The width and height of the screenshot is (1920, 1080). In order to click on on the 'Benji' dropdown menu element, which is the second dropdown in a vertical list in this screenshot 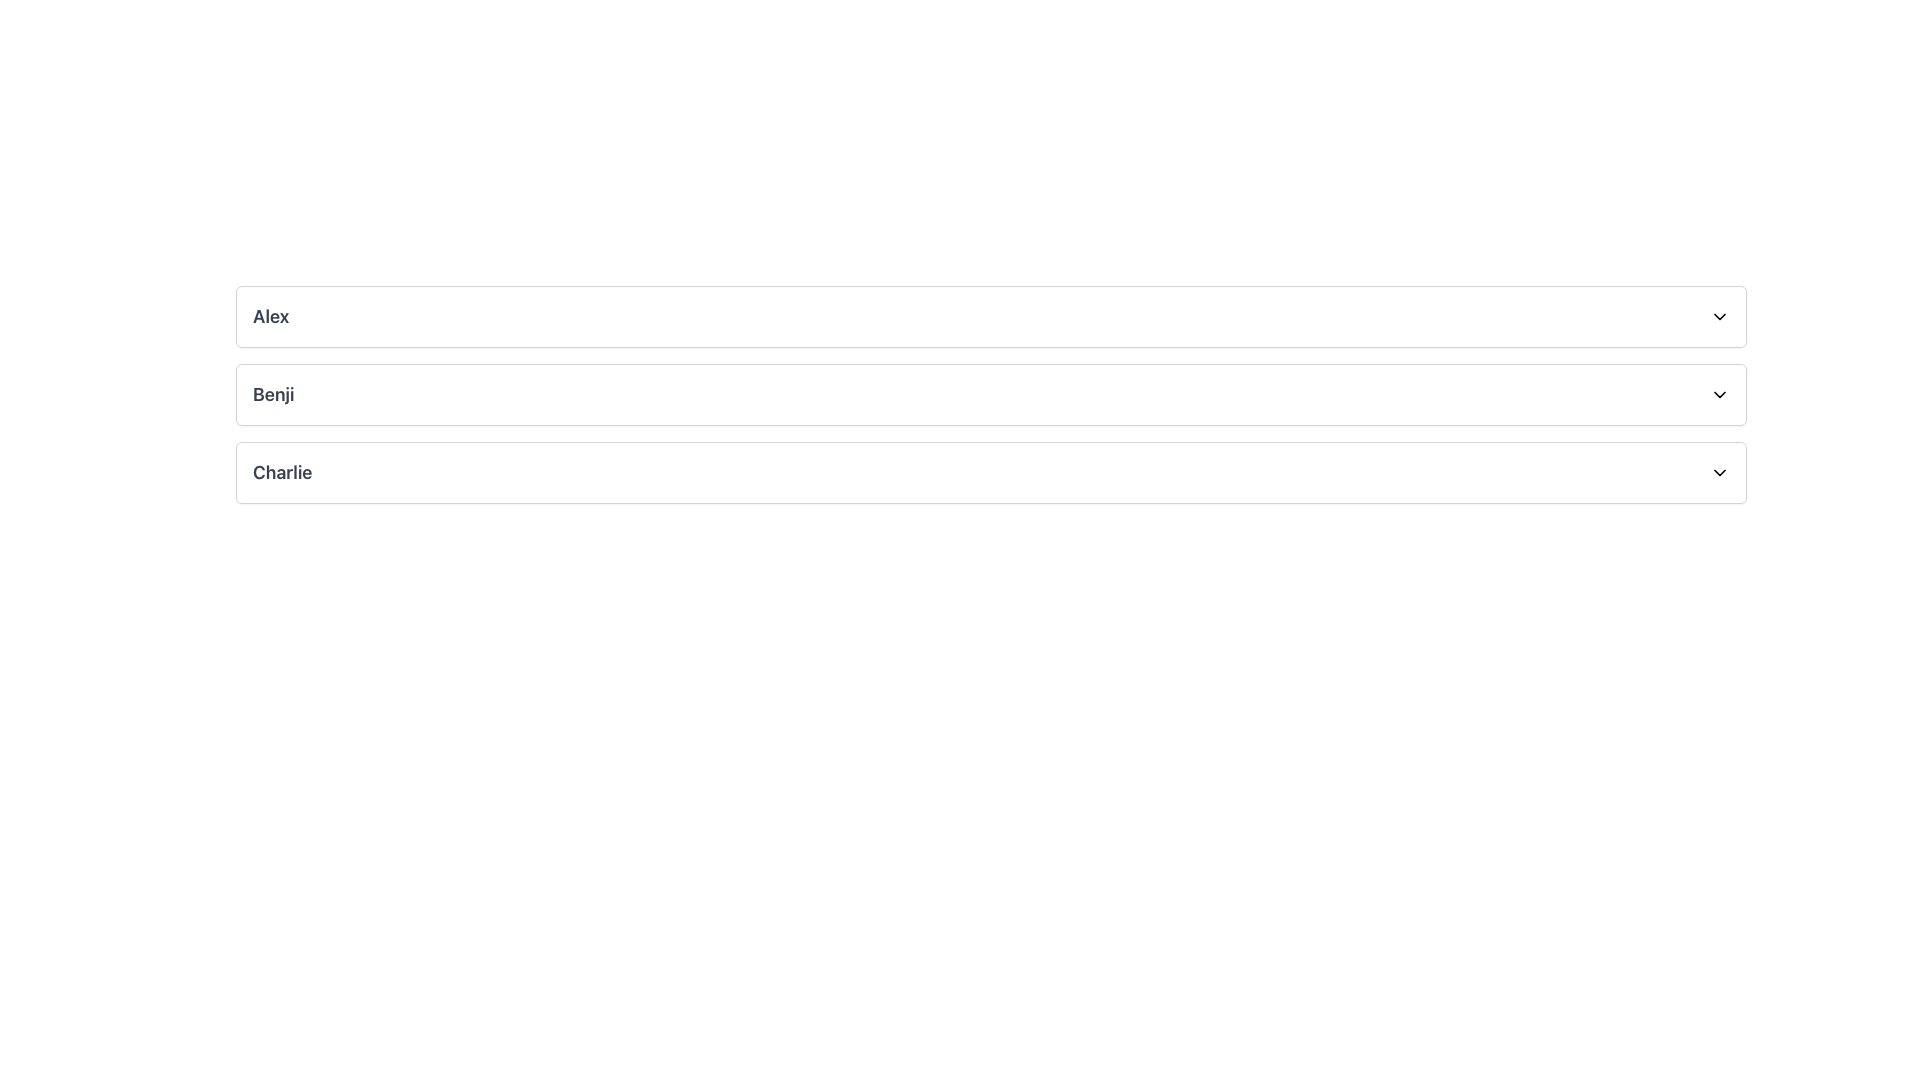, I will do `click(991, 394)`.